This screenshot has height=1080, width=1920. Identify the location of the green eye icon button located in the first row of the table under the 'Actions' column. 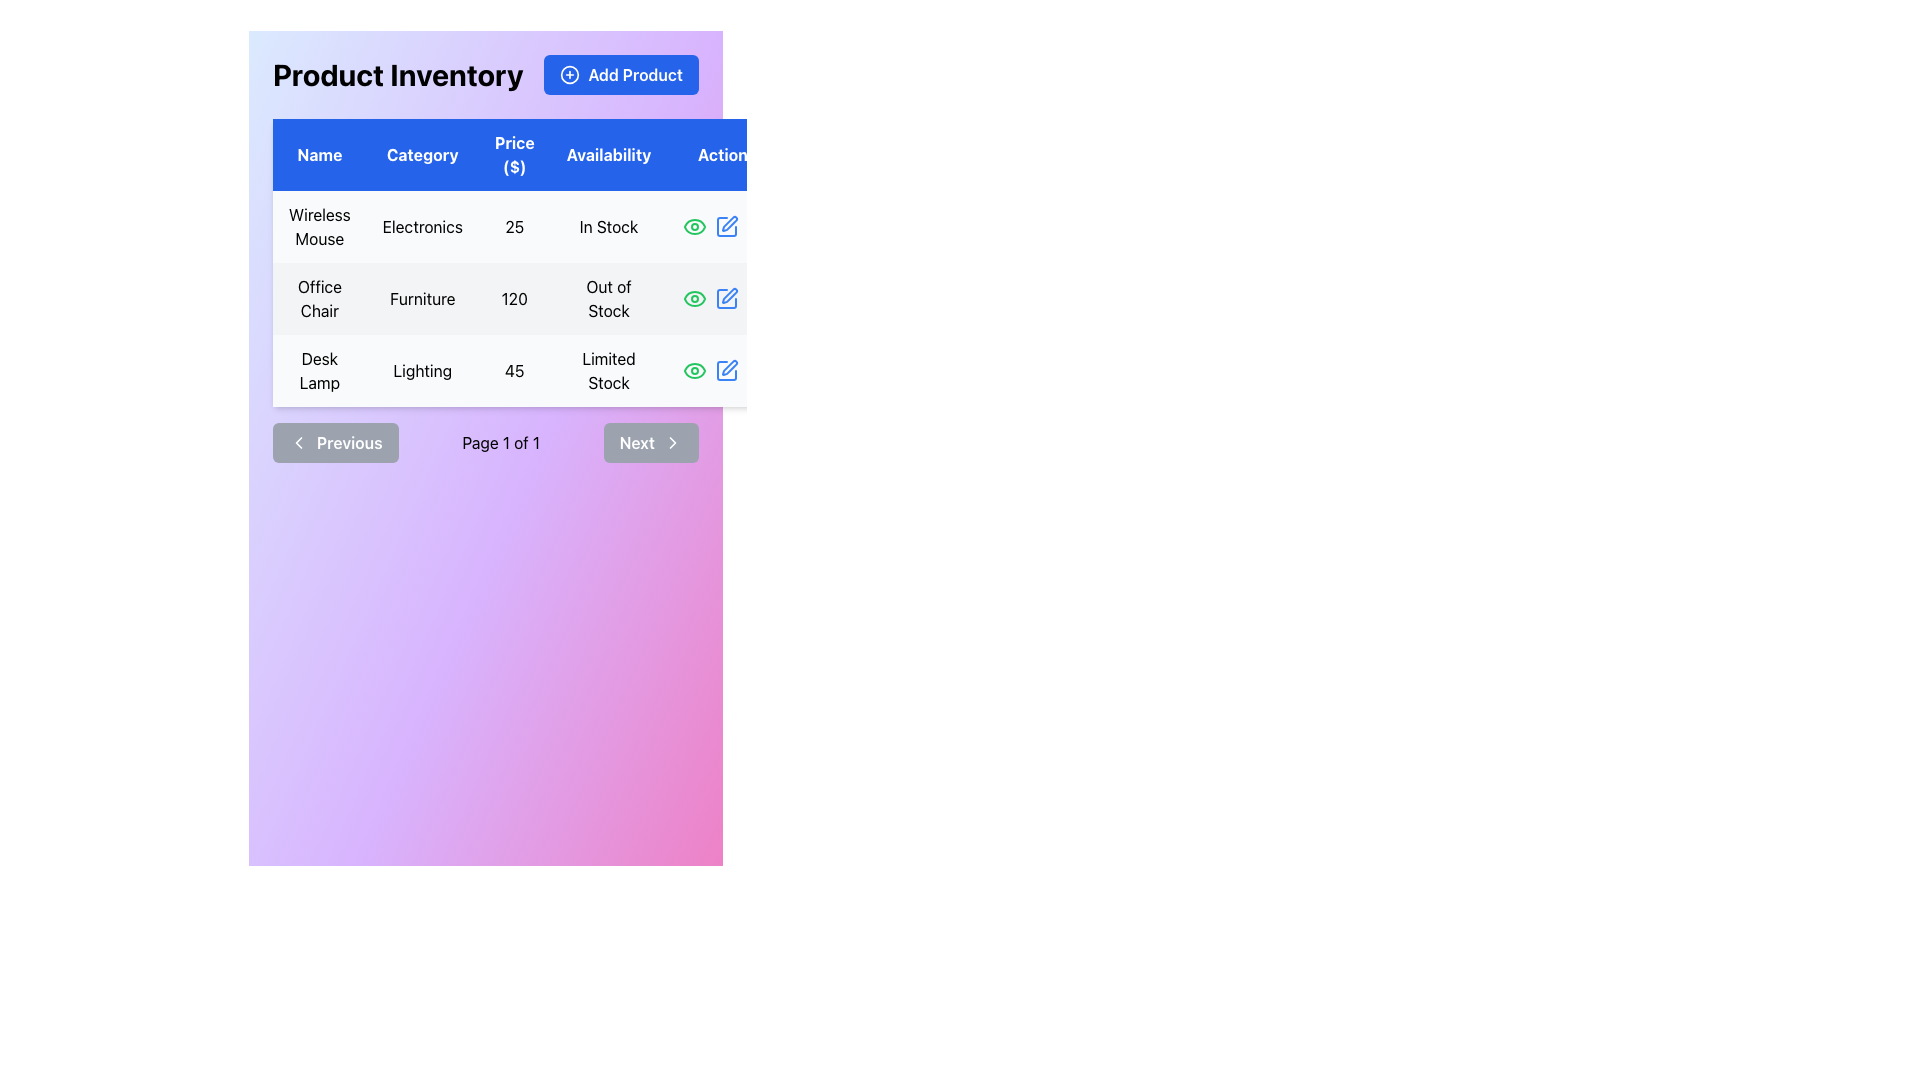
(695, 226).